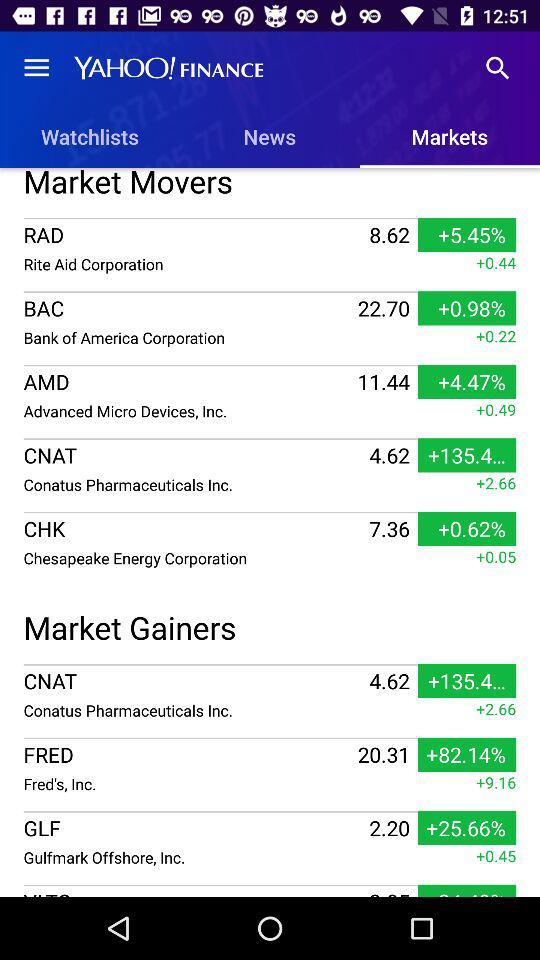 This screenshot has width=540, height=960. What do you see at coordinates (467, 753) in the screenshot?
I see `icon above +9.16 item` at bounding box center [467, 753].